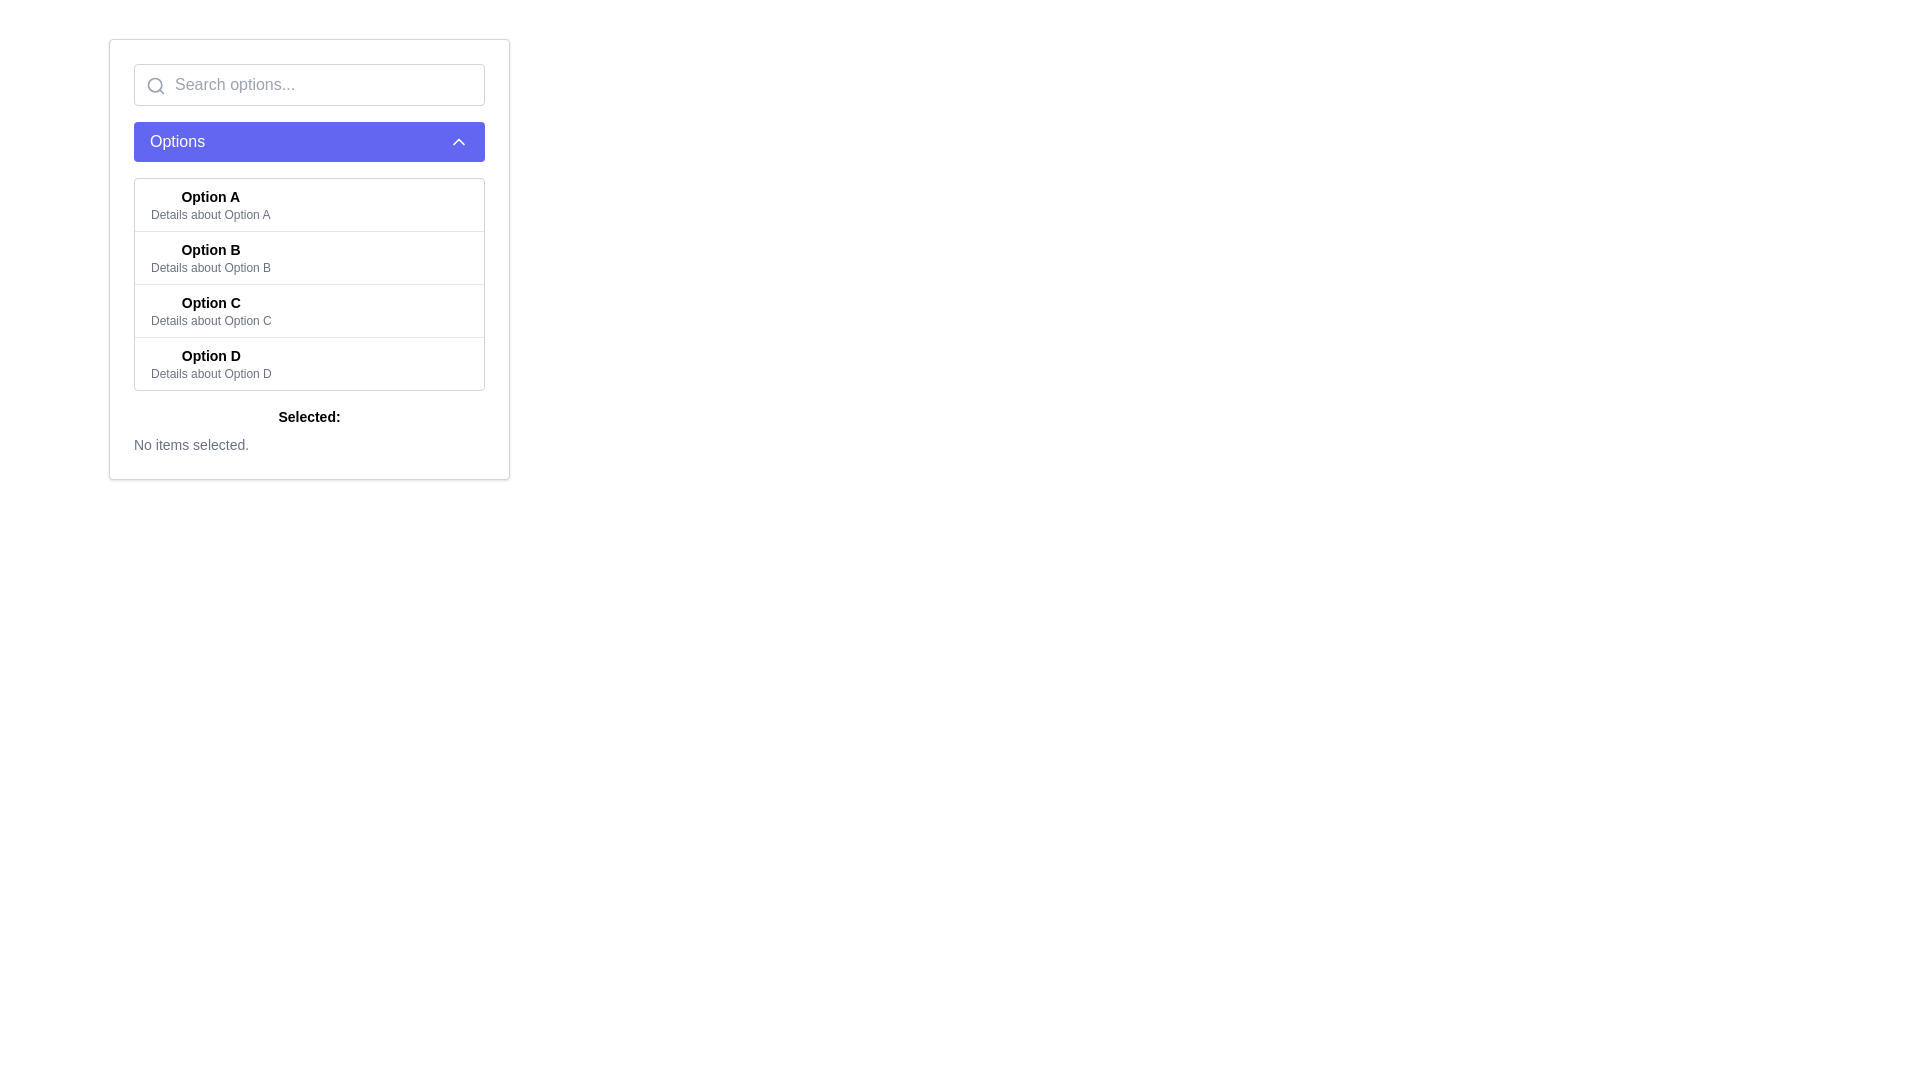 The image size is (1920, 1080). What do you see at coordinates (211, 363) in the screenshot?
I see `the fourth item in the dropdown menu under the header 'Options' which corresponds to 'Option D'` at bounding box center [211, 363].